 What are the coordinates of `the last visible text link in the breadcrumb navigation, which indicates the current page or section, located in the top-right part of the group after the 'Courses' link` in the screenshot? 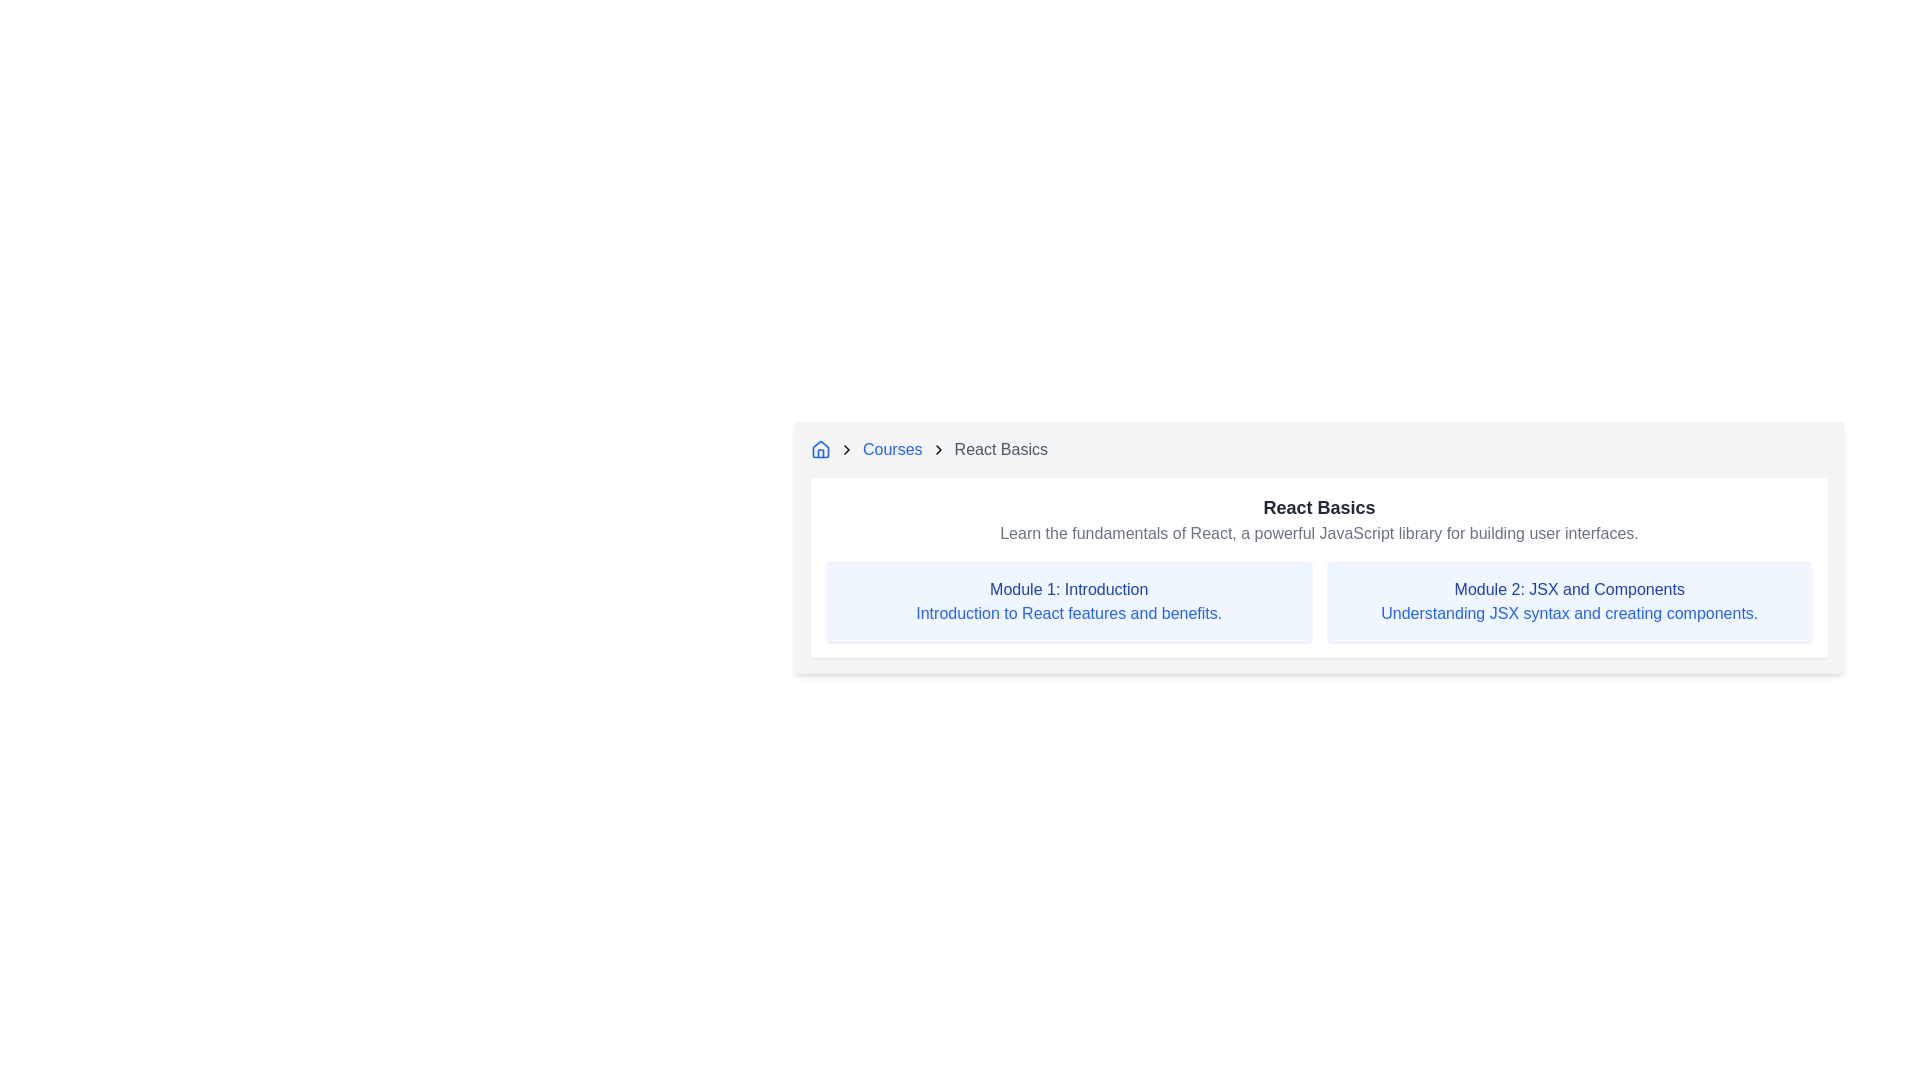 It's located at (1001, 450).